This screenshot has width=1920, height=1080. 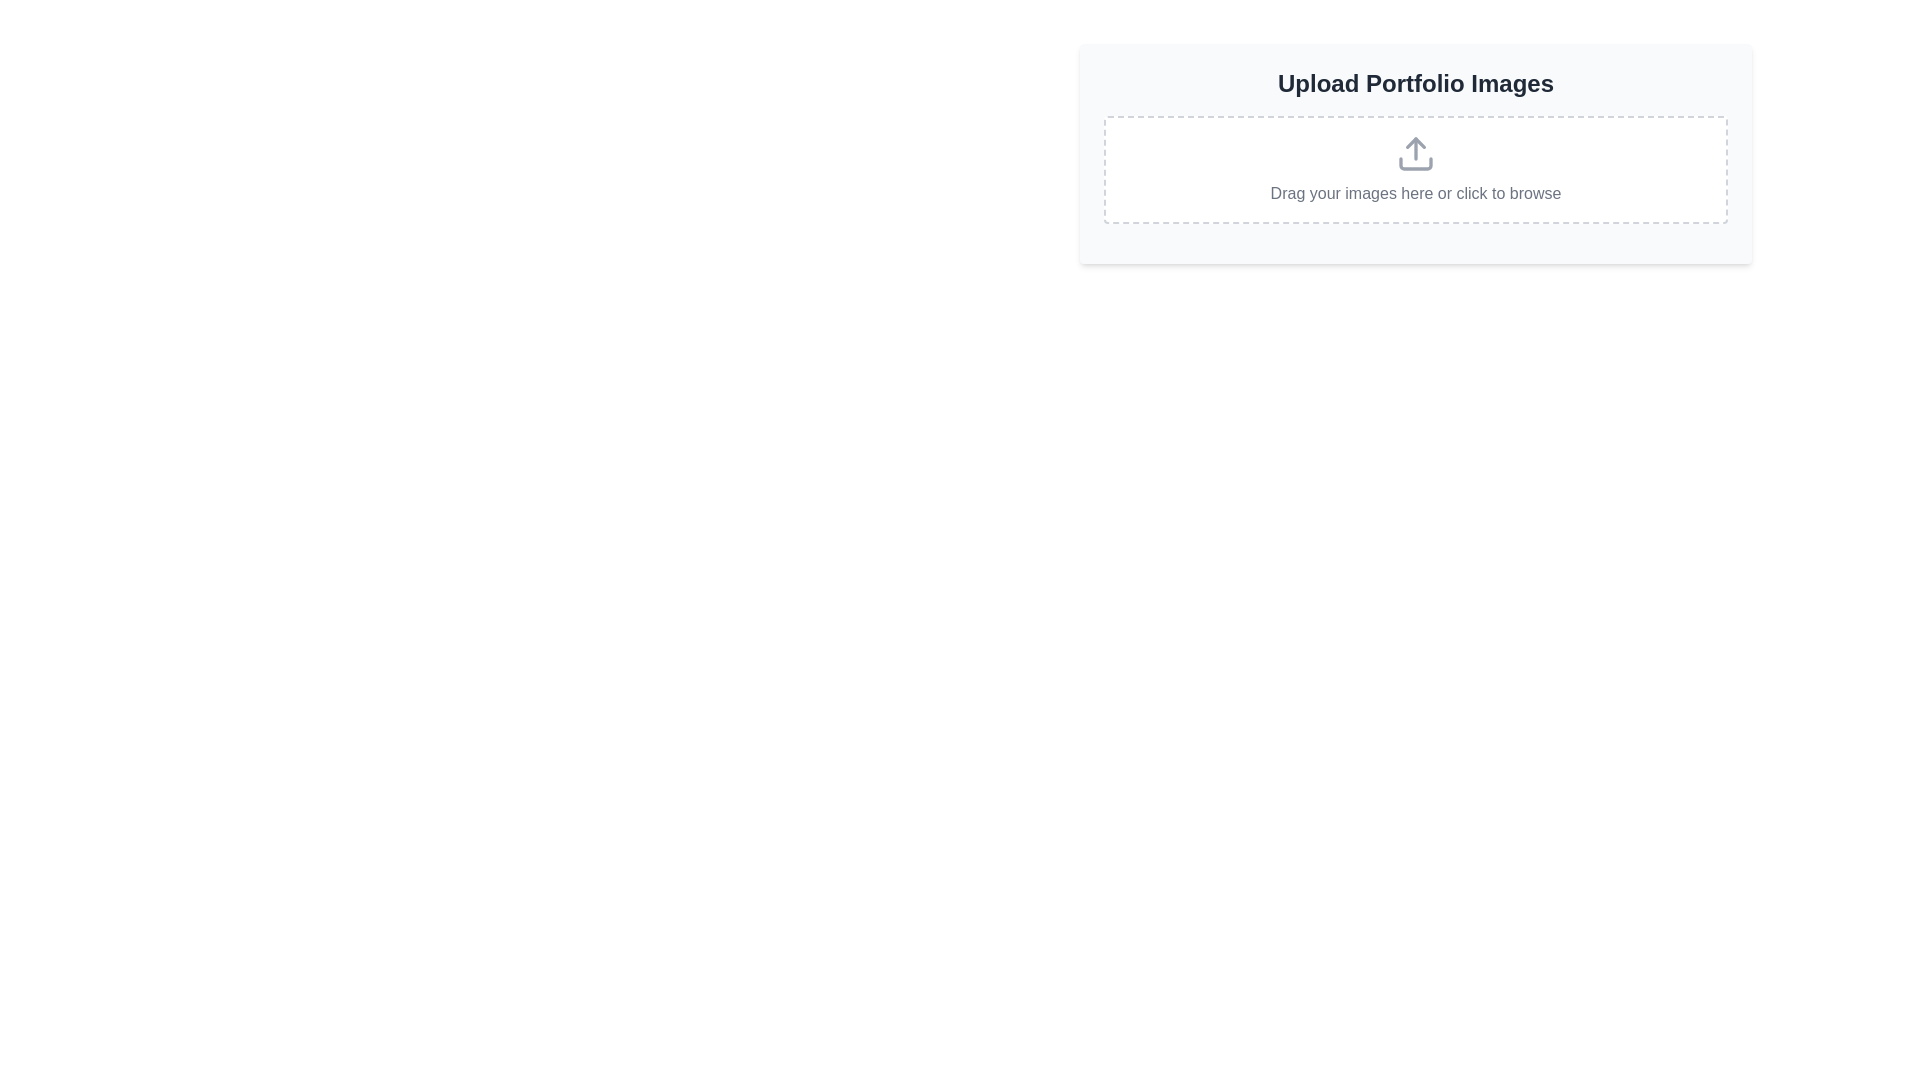 What do you see at coordinates (1415, 168) in the screenshot?
I see `and drop files onto the File upload area located below the 'Upload Portfolio Images' heading` at bounding box center [1415, 168].